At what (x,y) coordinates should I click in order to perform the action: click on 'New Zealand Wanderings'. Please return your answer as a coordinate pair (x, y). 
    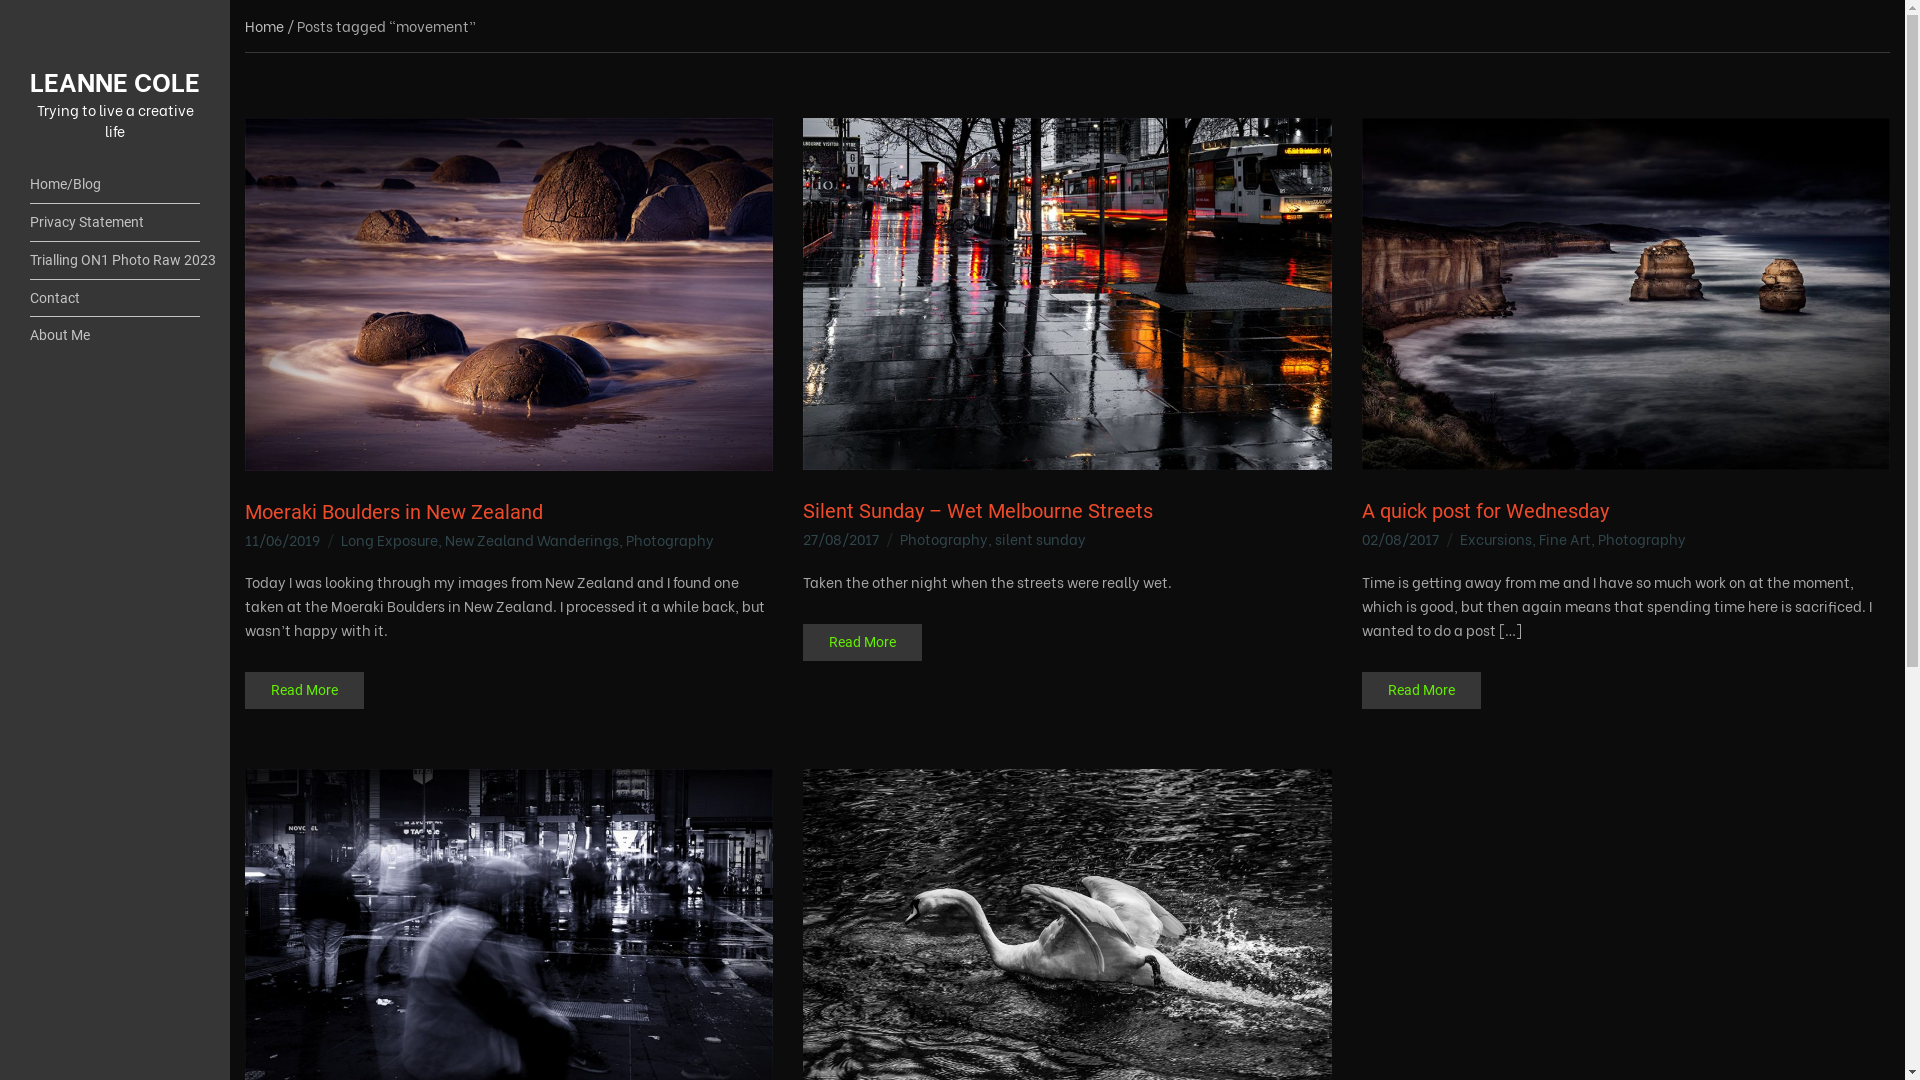
    Looking at the image, I should click on (532, 538).